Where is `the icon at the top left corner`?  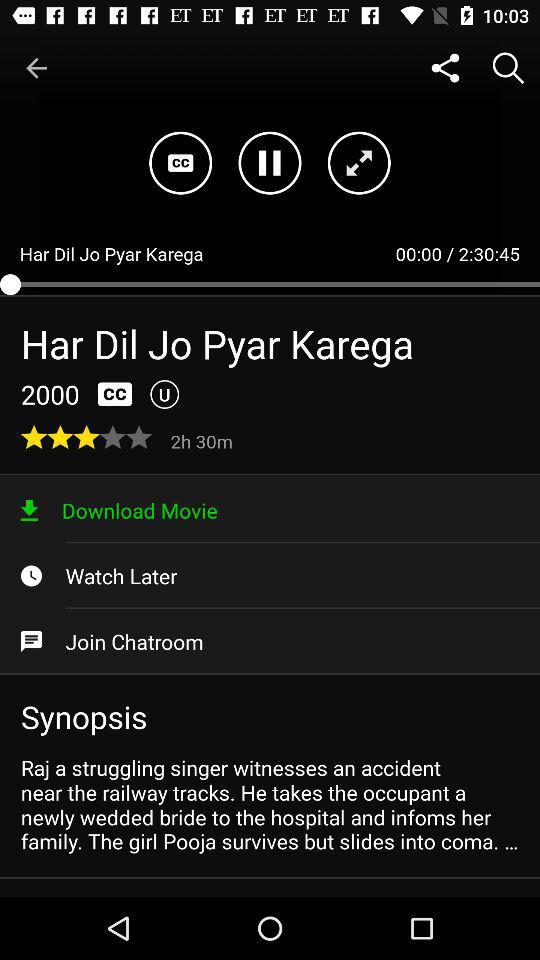
the icon at the top left corner is located at coordinates (36, 68).